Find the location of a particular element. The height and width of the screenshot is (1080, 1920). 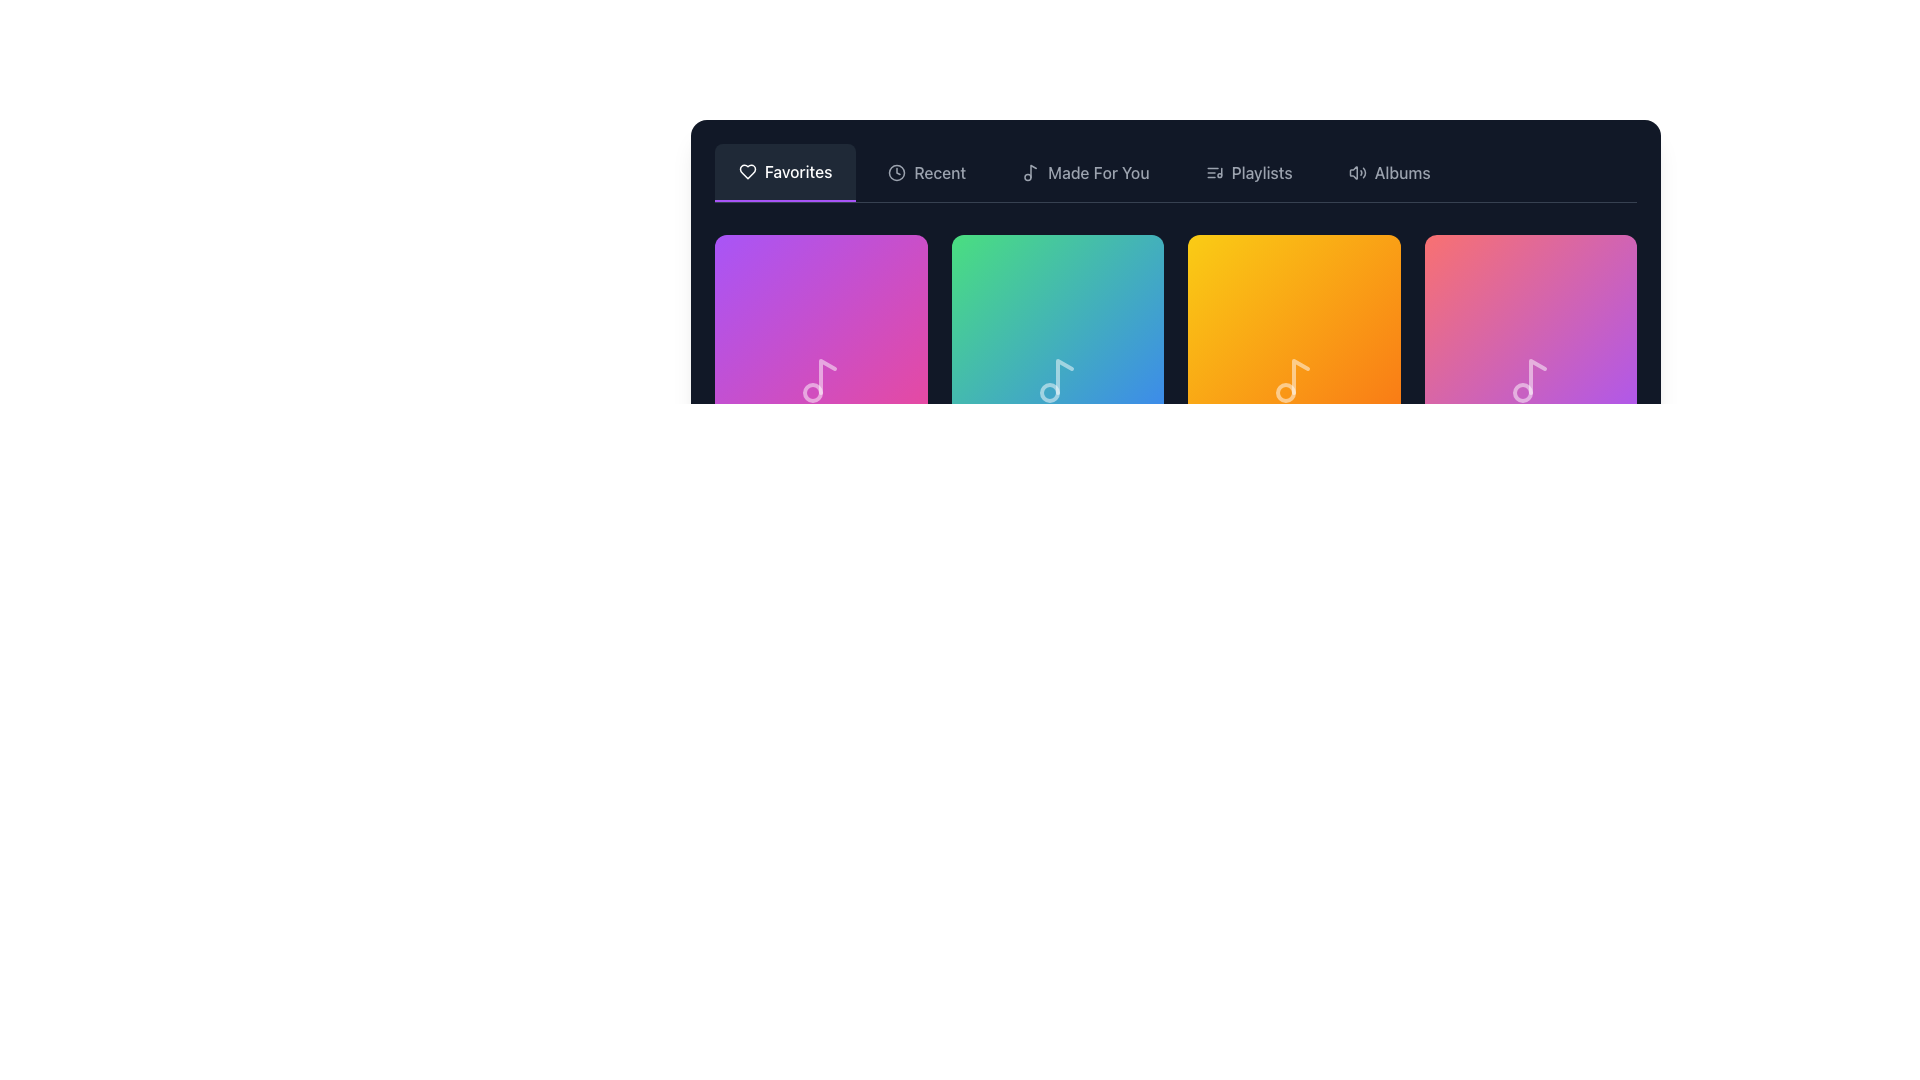

the interactive music playlist card located in the top row's fourth position is located at coordinates (1529, 340).